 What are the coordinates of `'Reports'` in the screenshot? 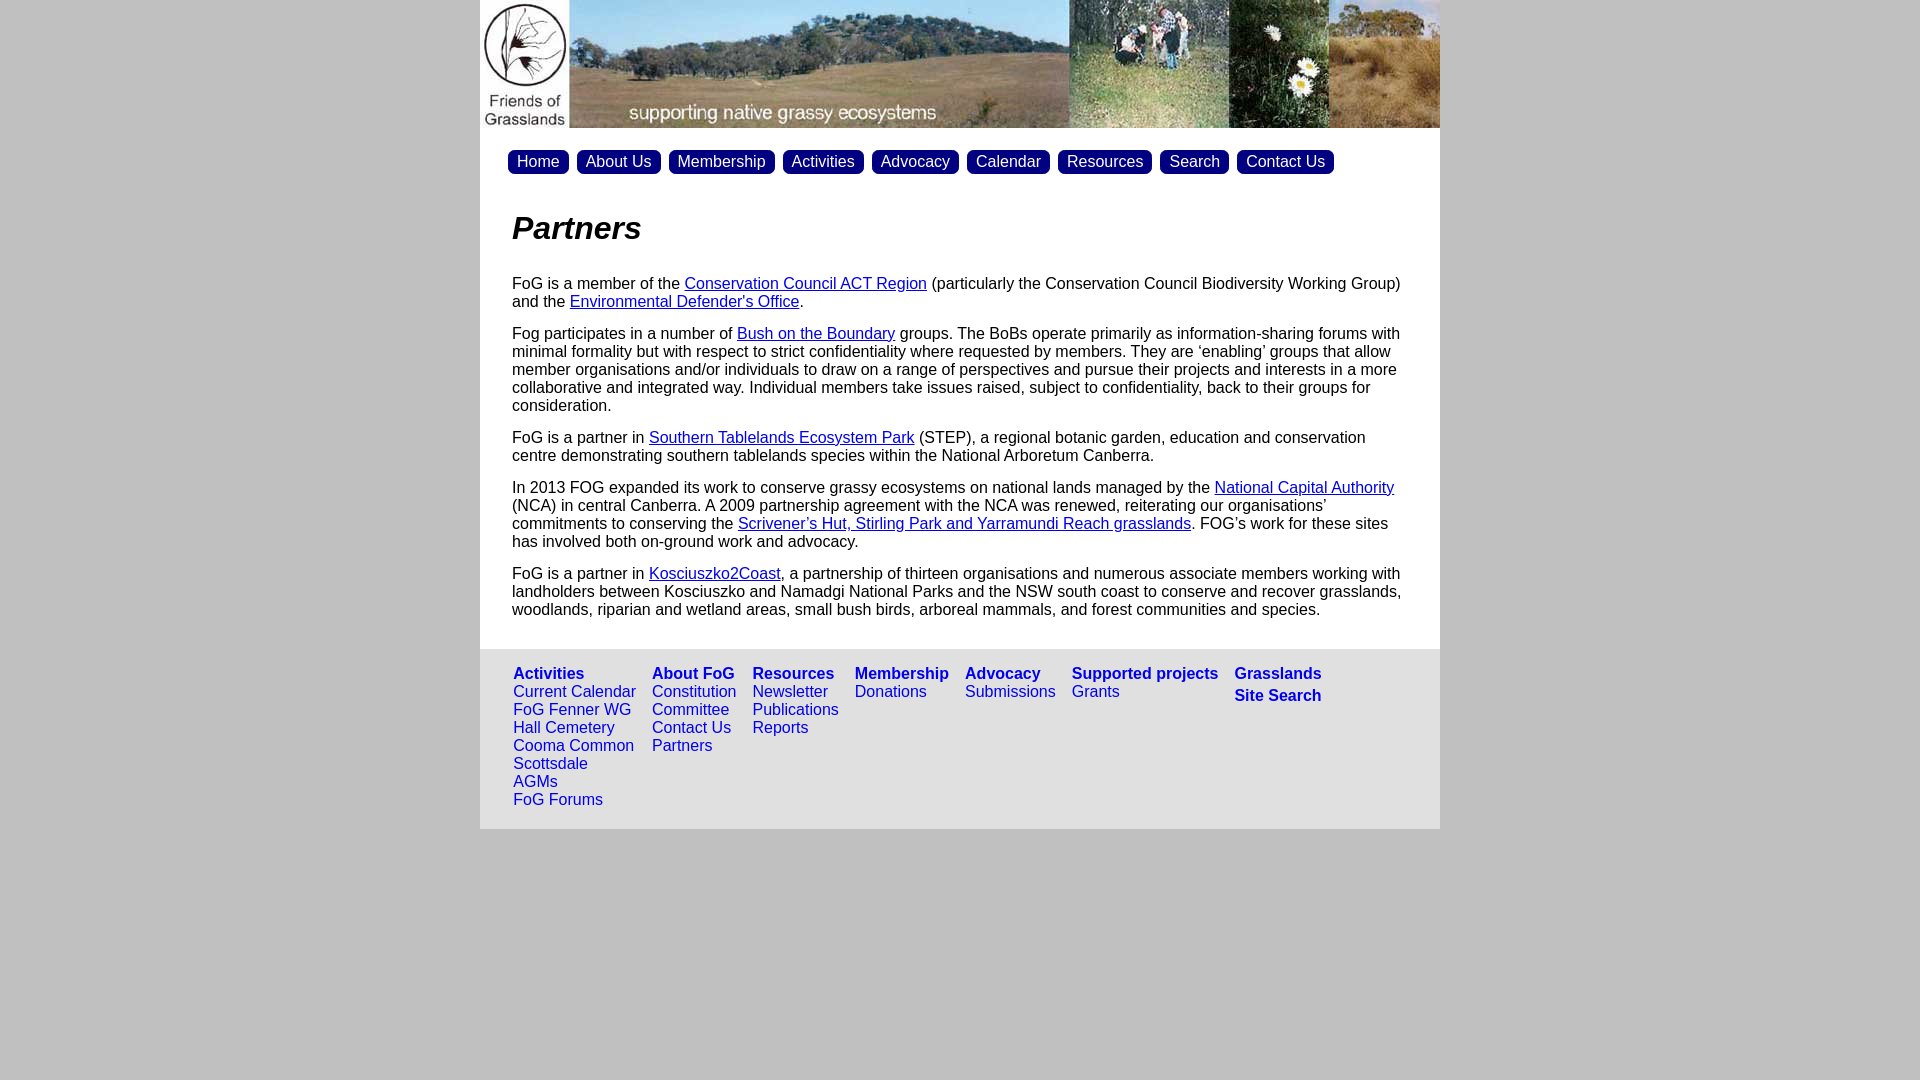 It's located at (780, 727).